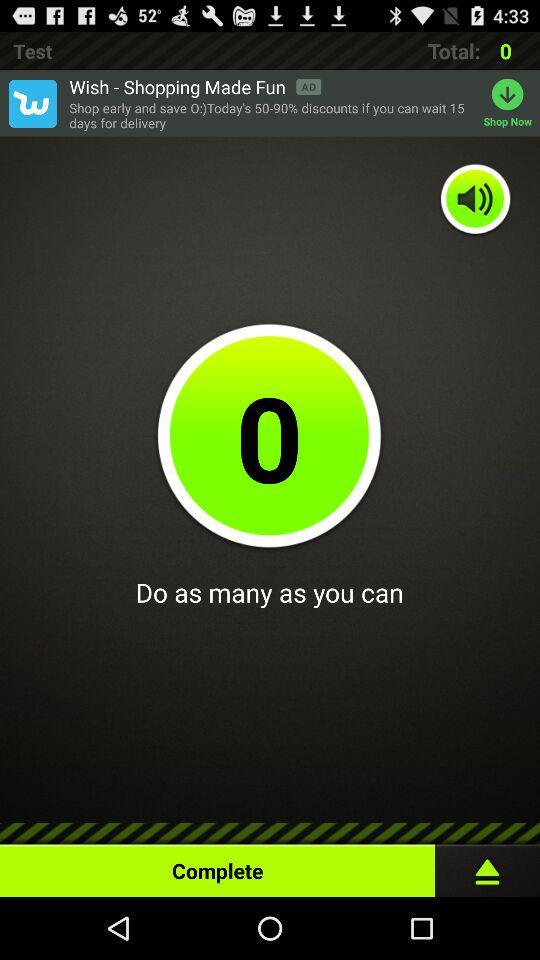  I want to click on app to the left of wish shopping made item, so click(31, 103).